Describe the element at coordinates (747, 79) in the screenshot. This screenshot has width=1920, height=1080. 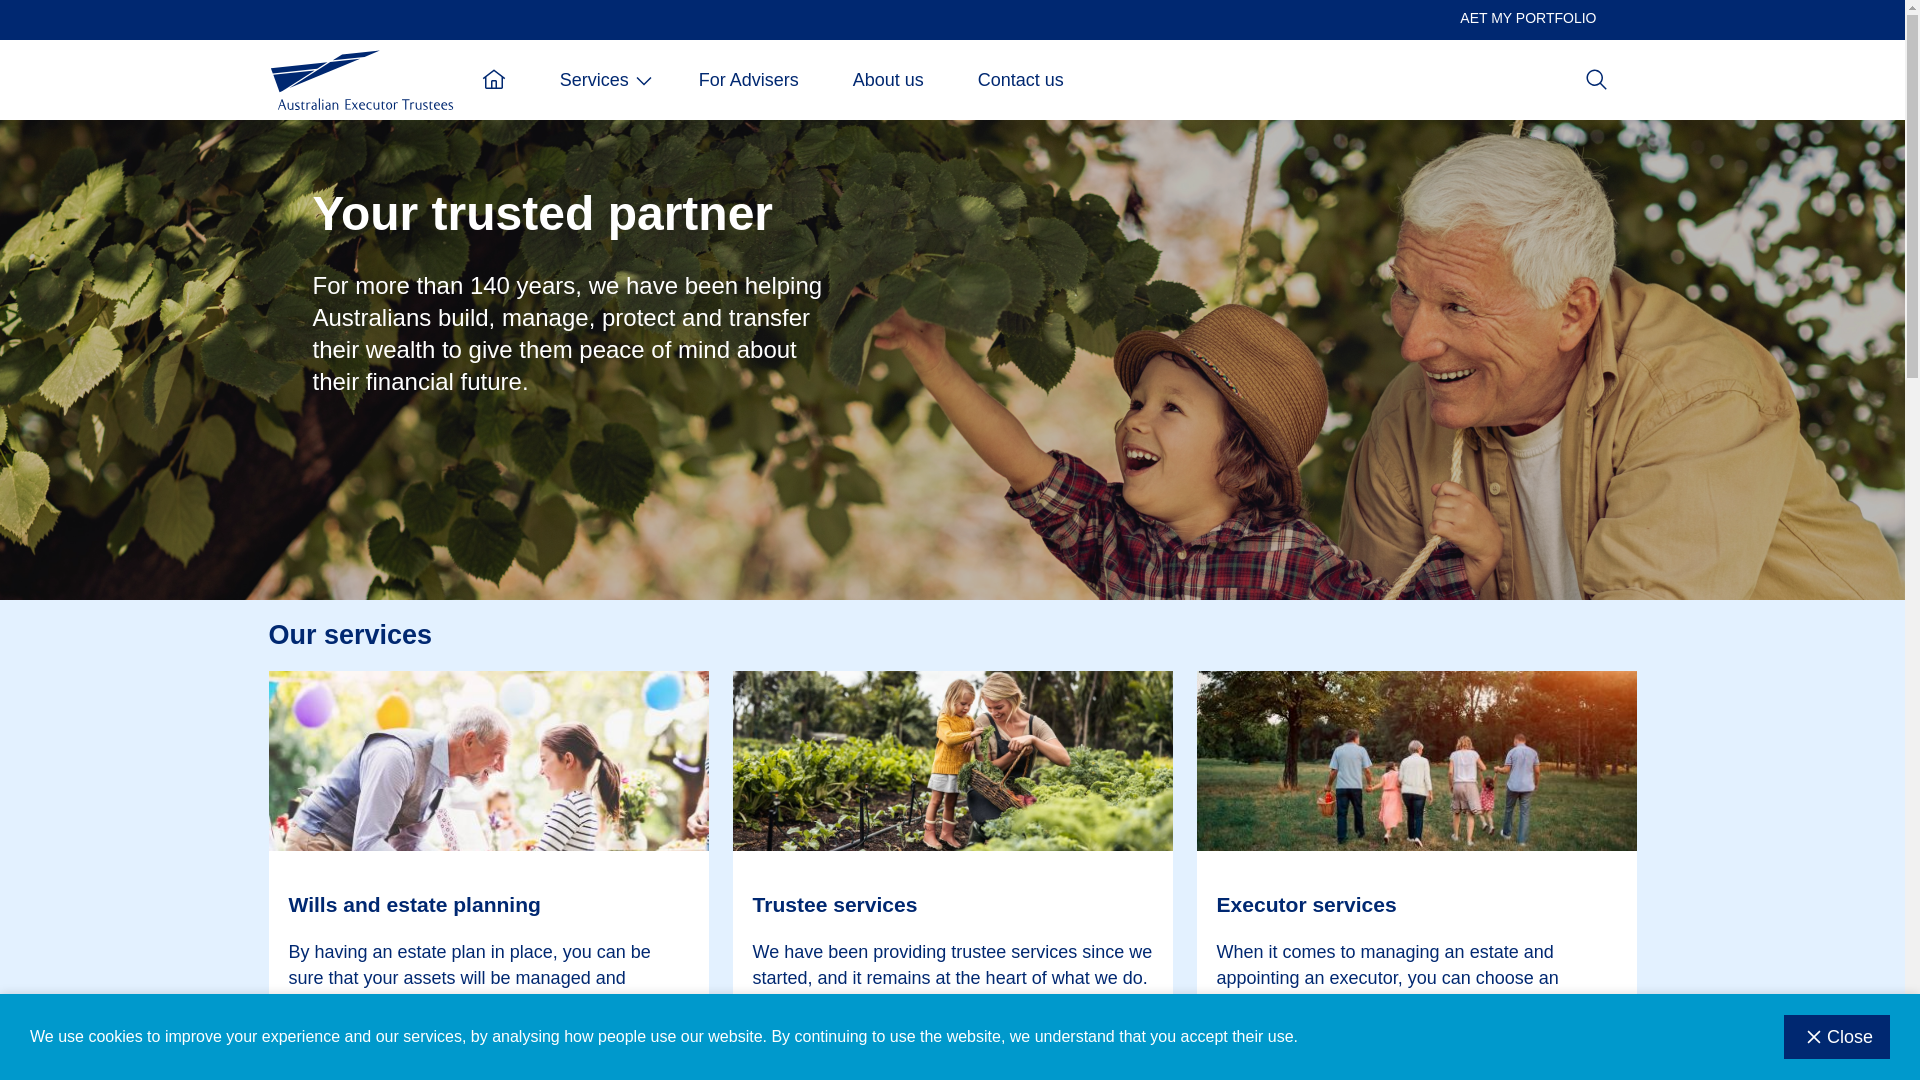
I see `'For Advisers'` at that location.